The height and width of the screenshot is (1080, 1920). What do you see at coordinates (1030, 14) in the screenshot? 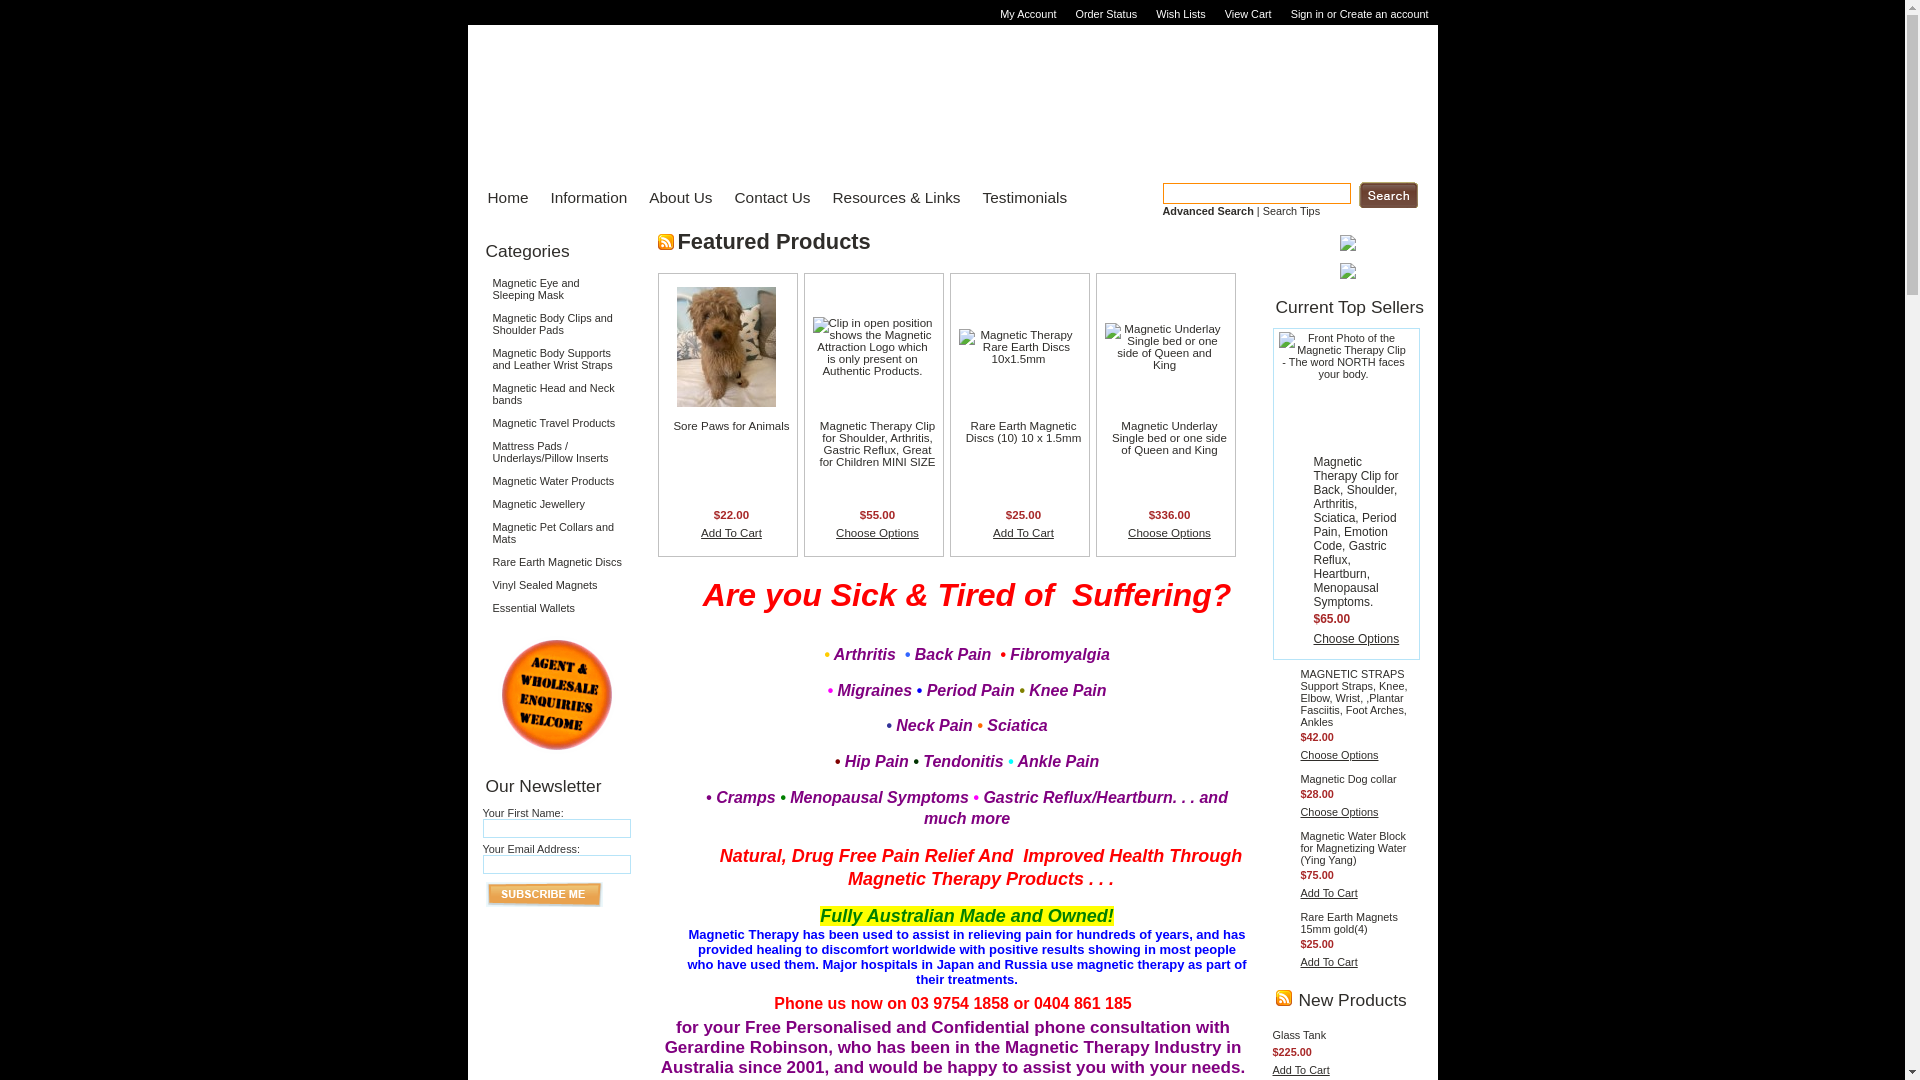
I see `'My Account'` at bounding box center [1030, 14].